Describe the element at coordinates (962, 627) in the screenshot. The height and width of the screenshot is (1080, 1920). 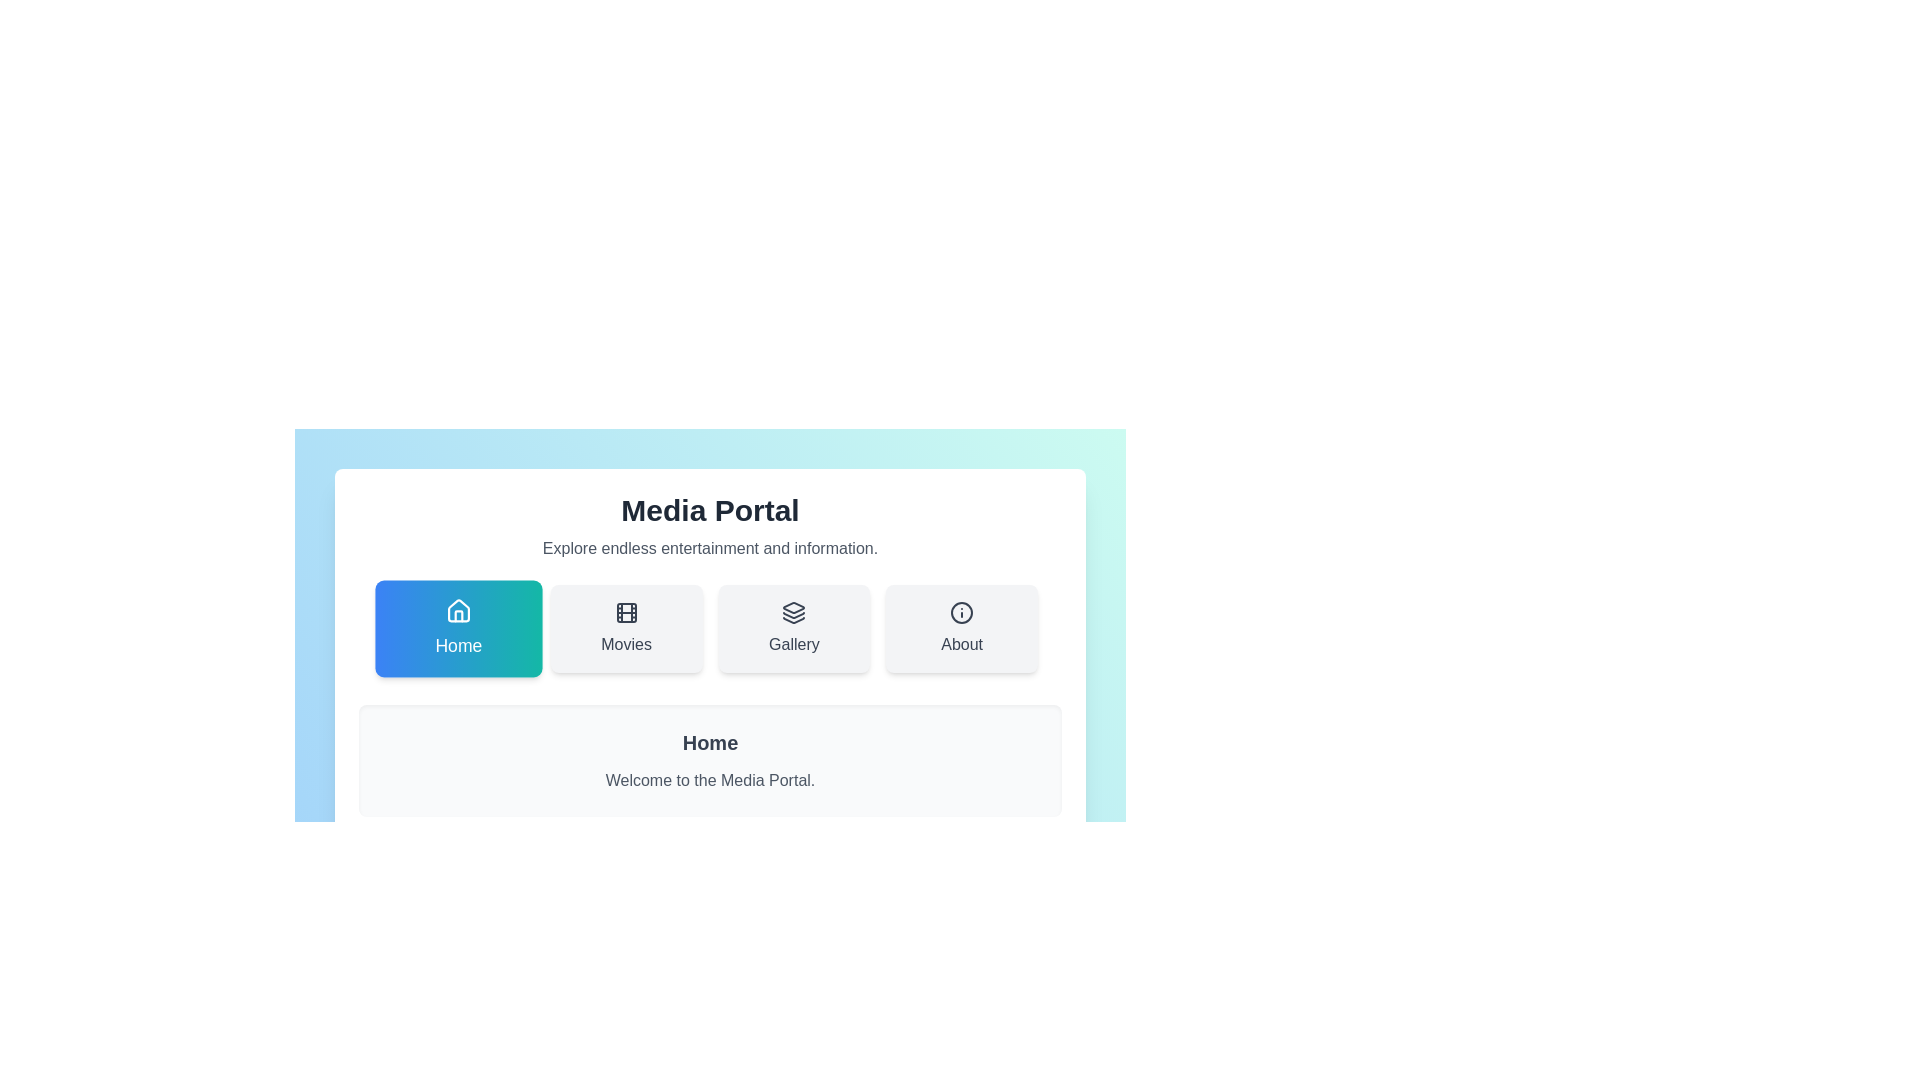
I see `the navigation button that directs users to the 'About' page, which is the fourth item in the grid layout located in the top-right corner, adjacent to the 'Gallery' button` at that location.